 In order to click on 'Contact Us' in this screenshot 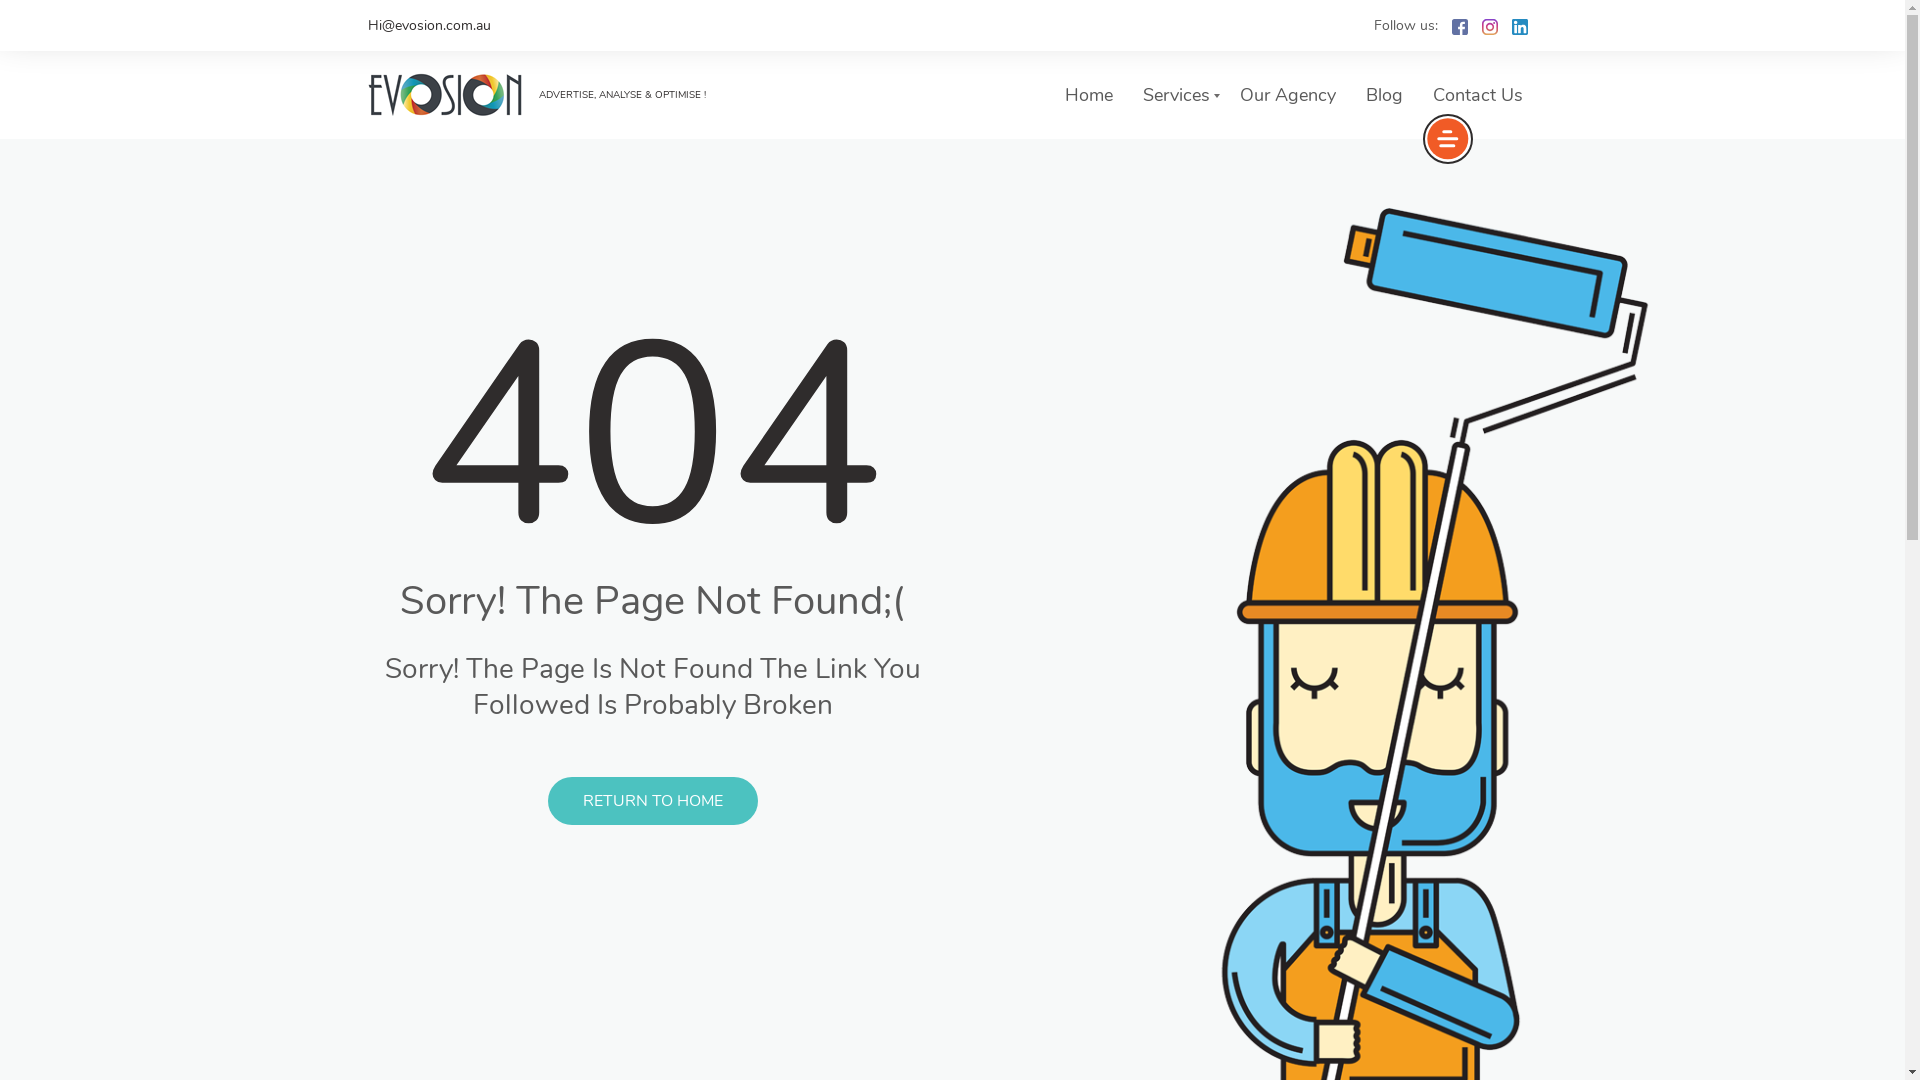, I will do `click(1477, 95)`.